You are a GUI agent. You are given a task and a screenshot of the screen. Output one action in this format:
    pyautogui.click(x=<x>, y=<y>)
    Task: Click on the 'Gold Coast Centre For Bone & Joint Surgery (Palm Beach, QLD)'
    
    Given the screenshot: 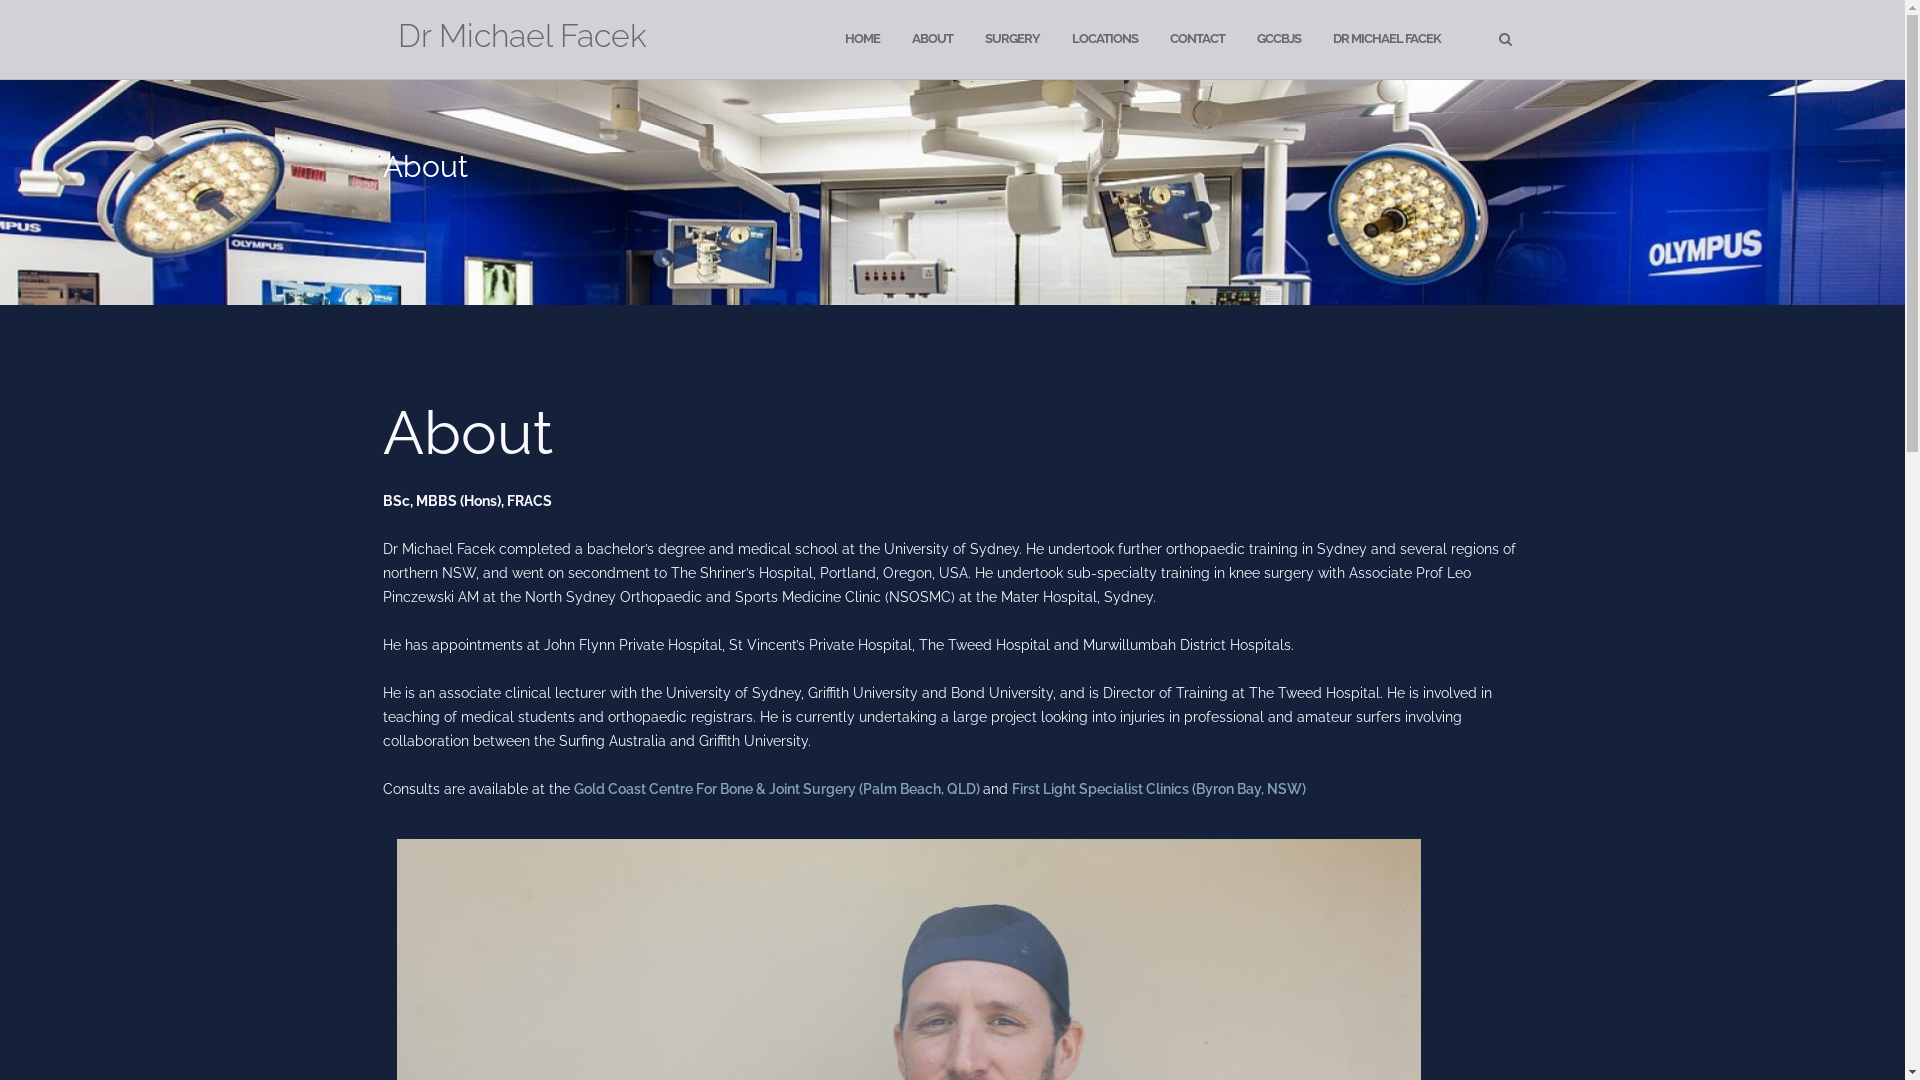 What is the action you would take?
    pyautogui.click(x=777, y=788)
    